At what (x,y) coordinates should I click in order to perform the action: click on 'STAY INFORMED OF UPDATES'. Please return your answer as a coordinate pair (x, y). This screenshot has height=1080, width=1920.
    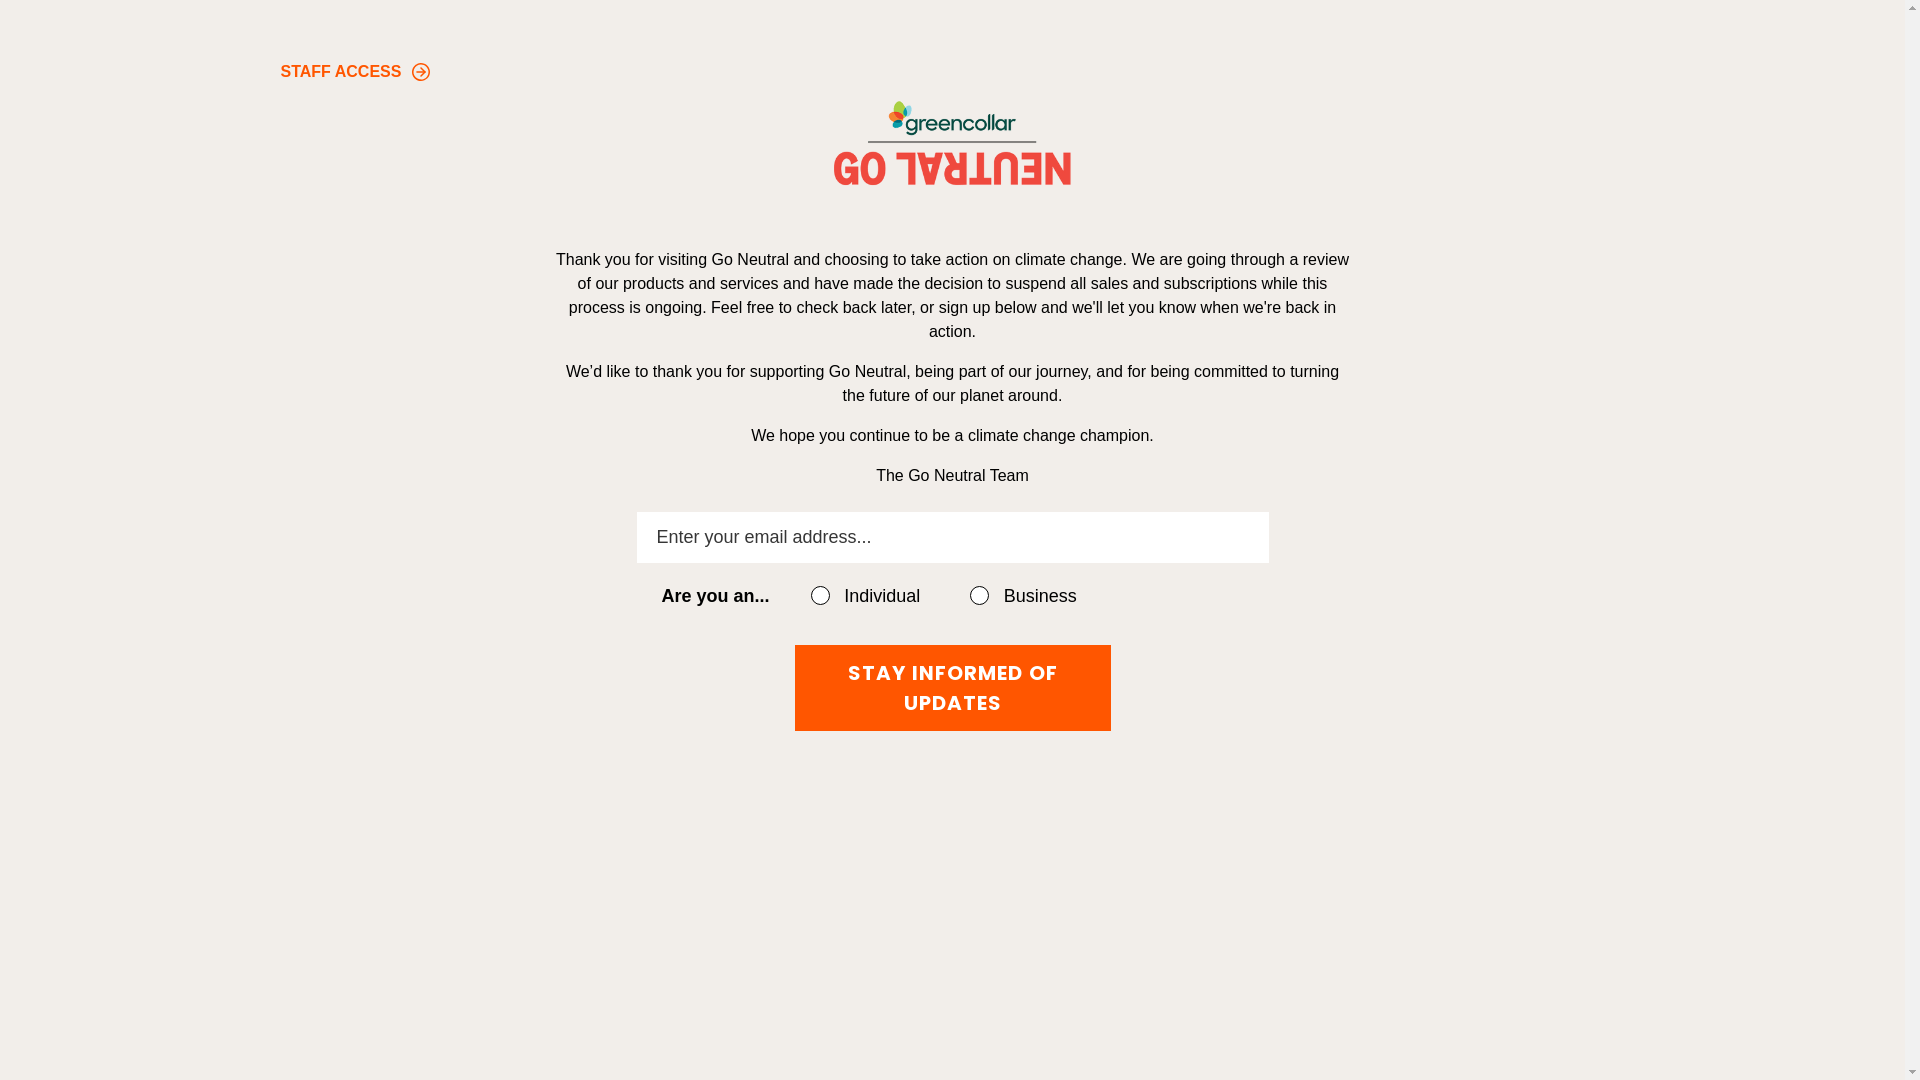
    Looking at the image, I should click on (950, 686).